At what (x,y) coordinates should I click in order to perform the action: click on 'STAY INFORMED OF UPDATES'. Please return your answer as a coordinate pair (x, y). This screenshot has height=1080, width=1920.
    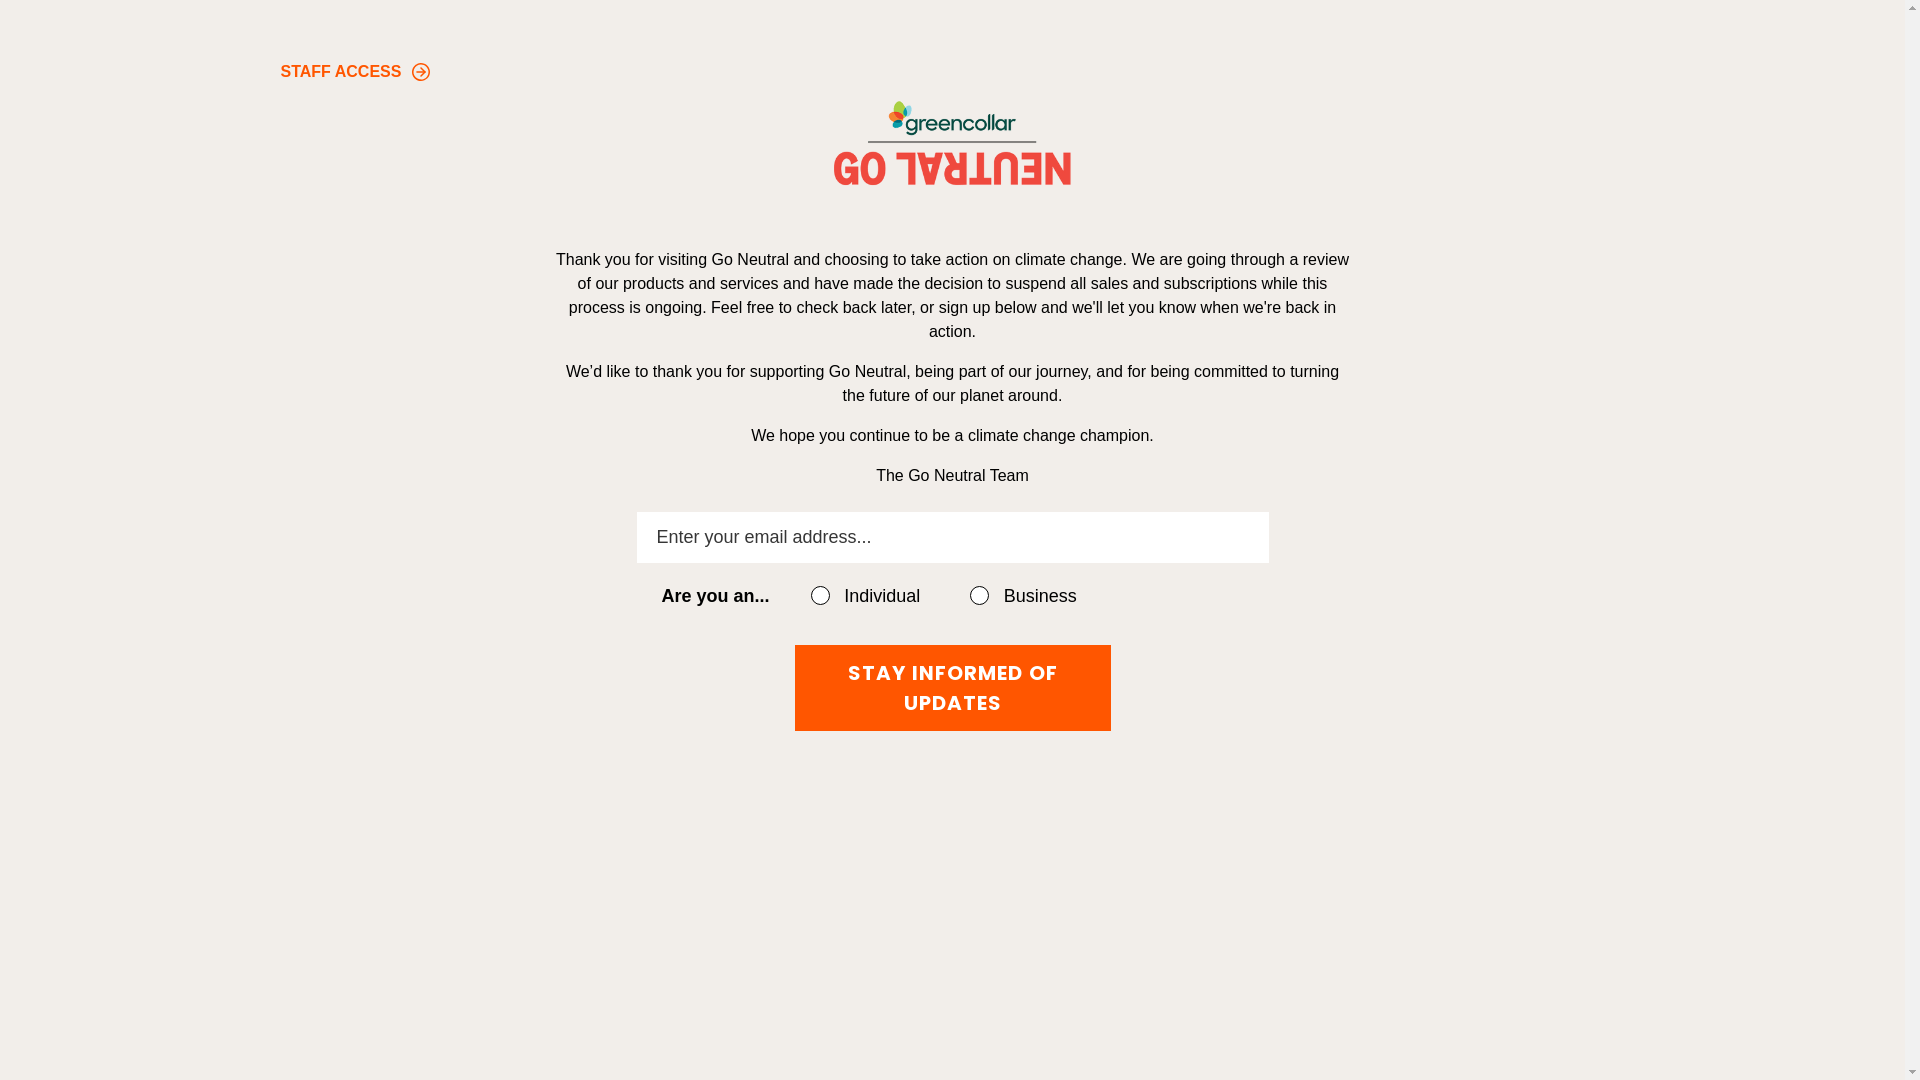
    Looking at the image, I should click on (950, 686).